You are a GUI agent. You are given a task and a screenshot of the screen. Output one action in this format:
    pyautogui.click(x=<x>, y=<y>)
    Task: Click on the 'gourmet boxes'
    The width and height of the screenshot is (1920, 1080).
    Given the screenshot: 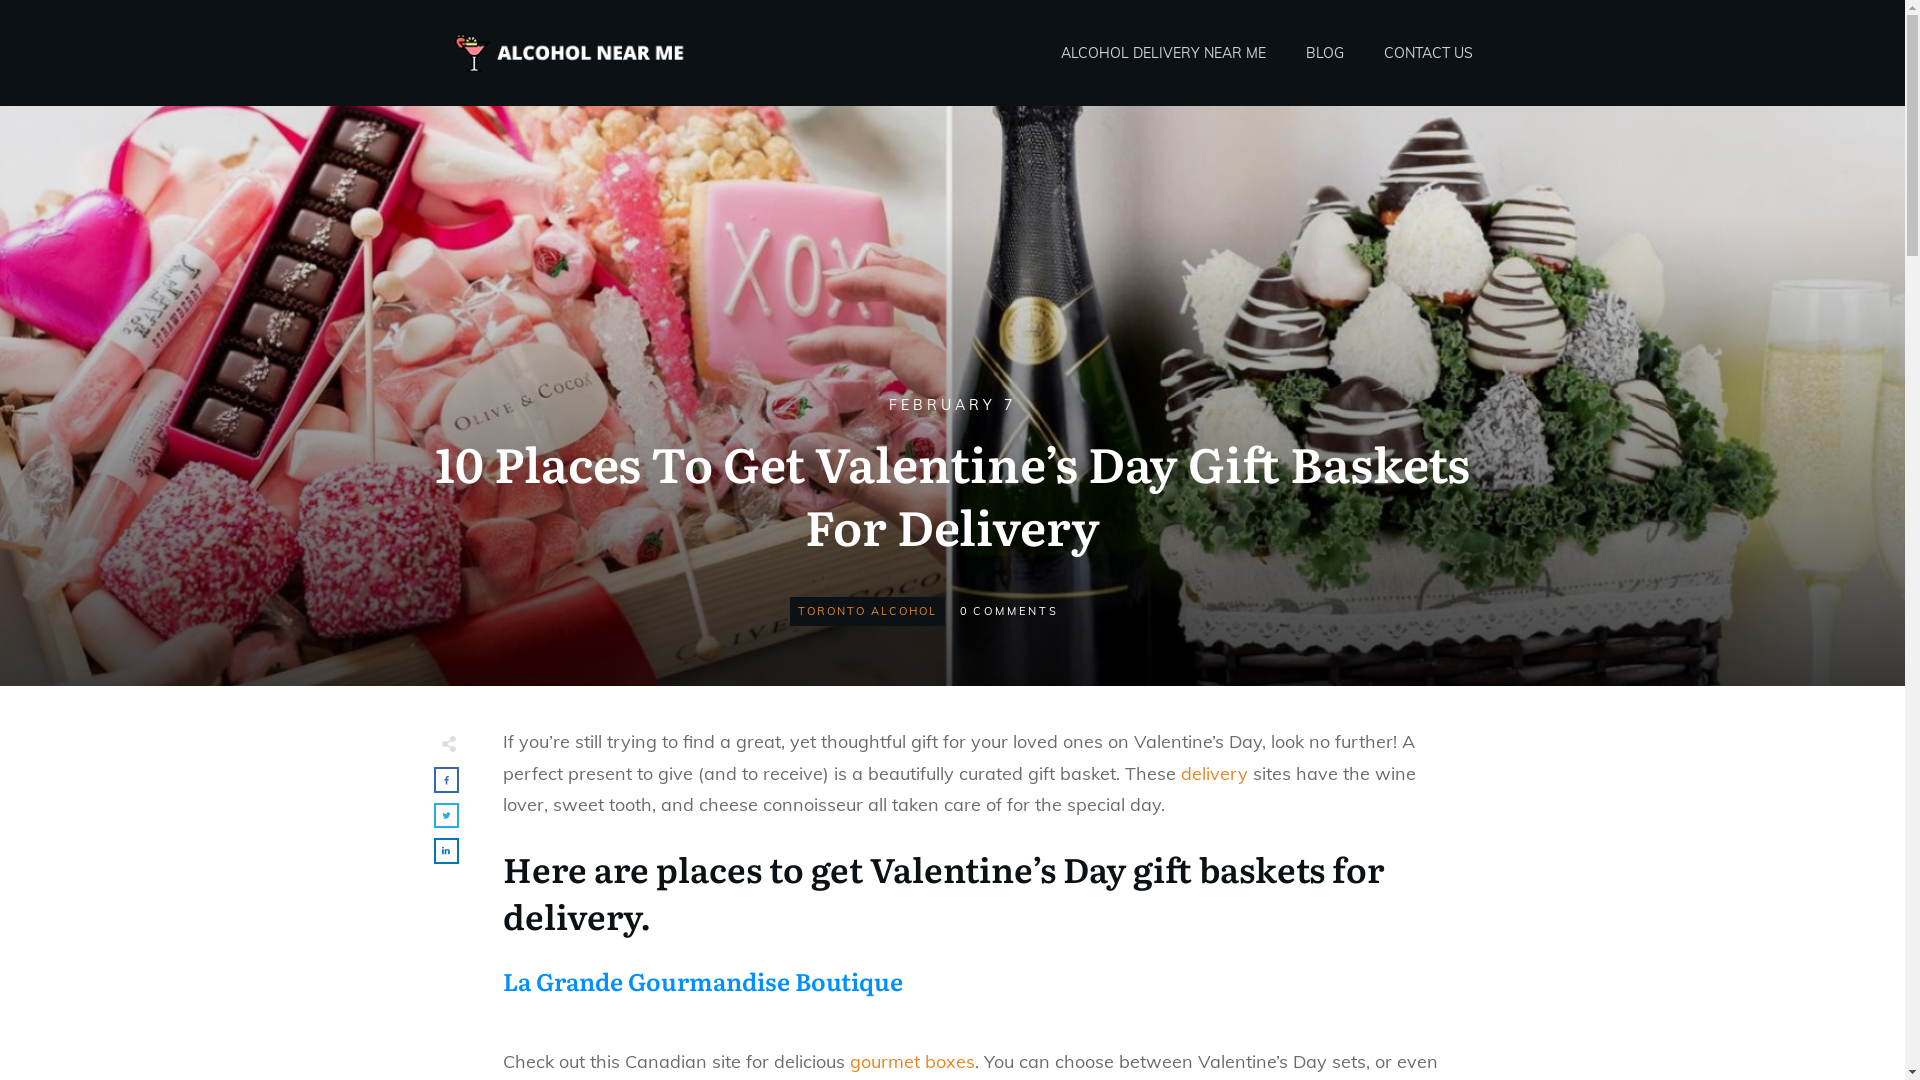 What is the action you would take?
    pyautogui.click(x=849, y=1060)
    